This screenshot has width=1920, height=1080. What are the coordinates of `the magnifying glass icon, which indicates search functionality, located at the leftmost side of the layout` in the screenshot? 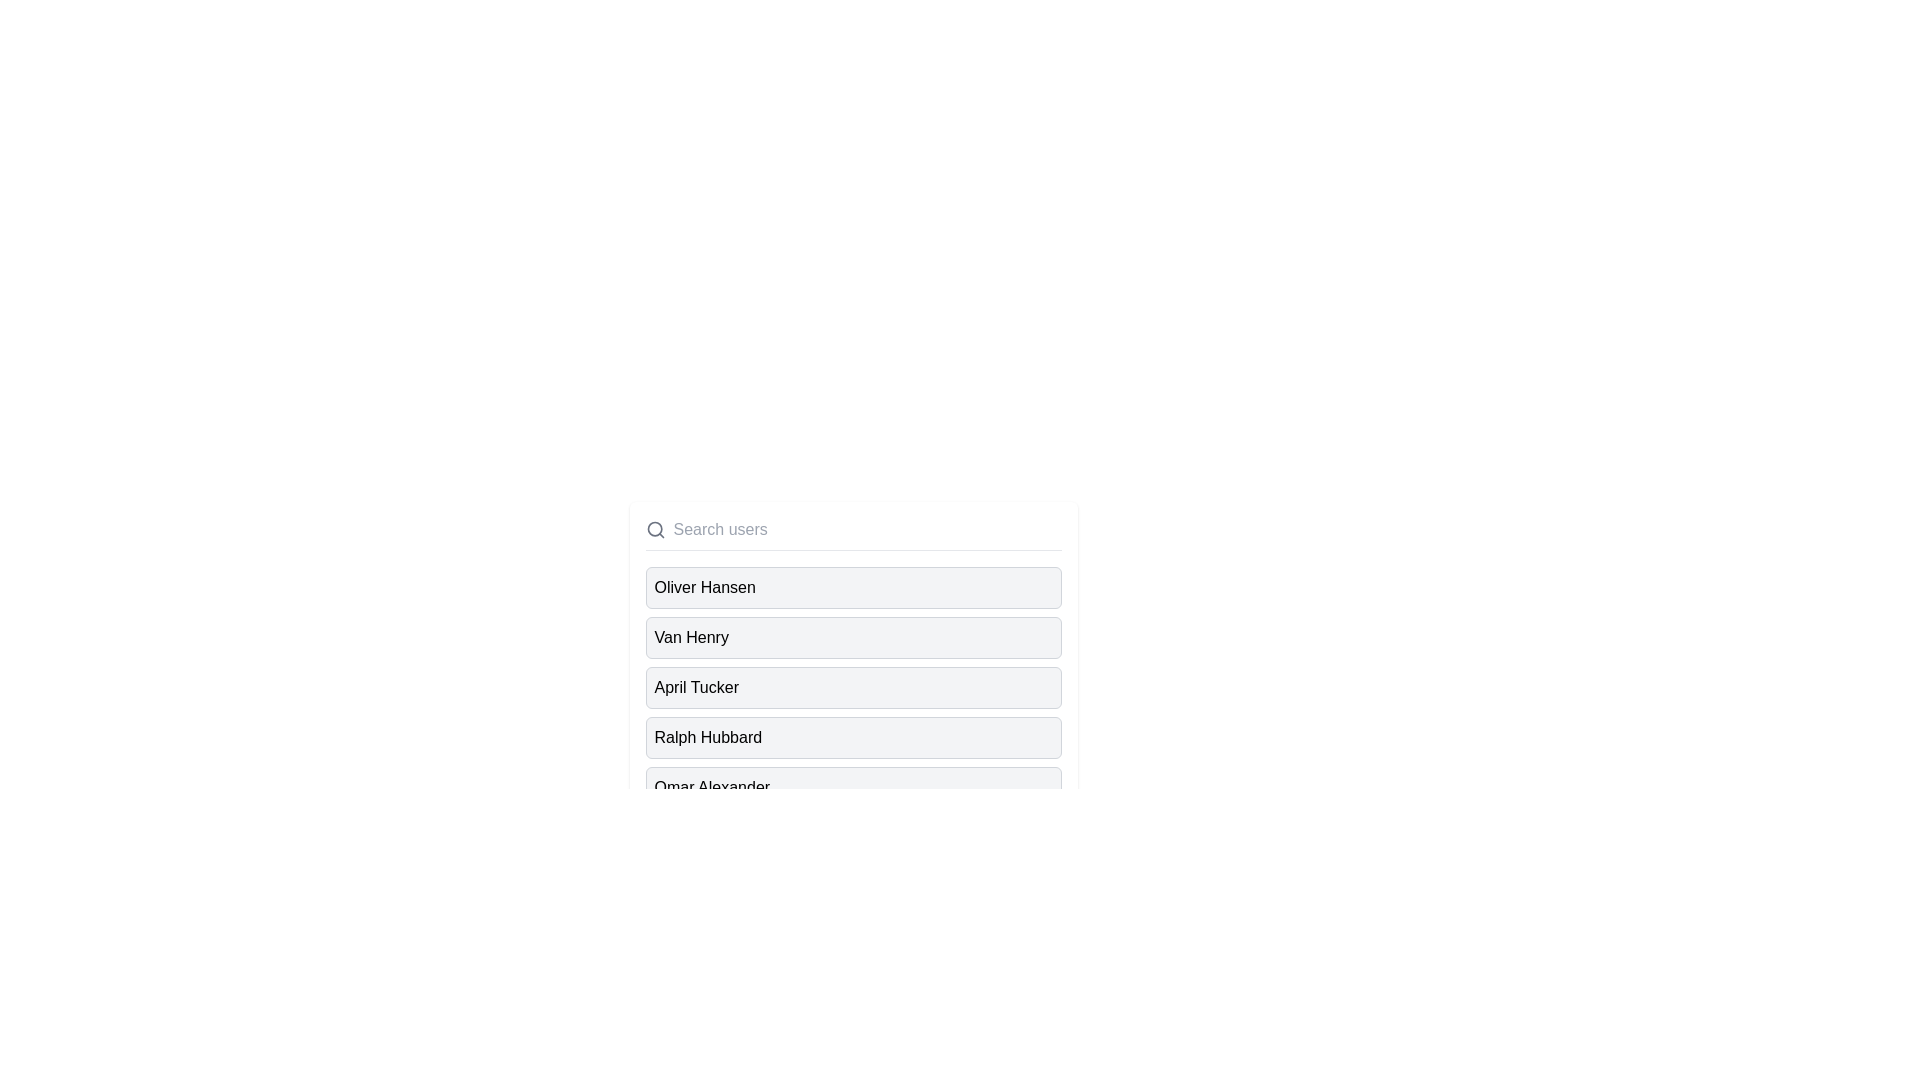 It's located at (655, 528).